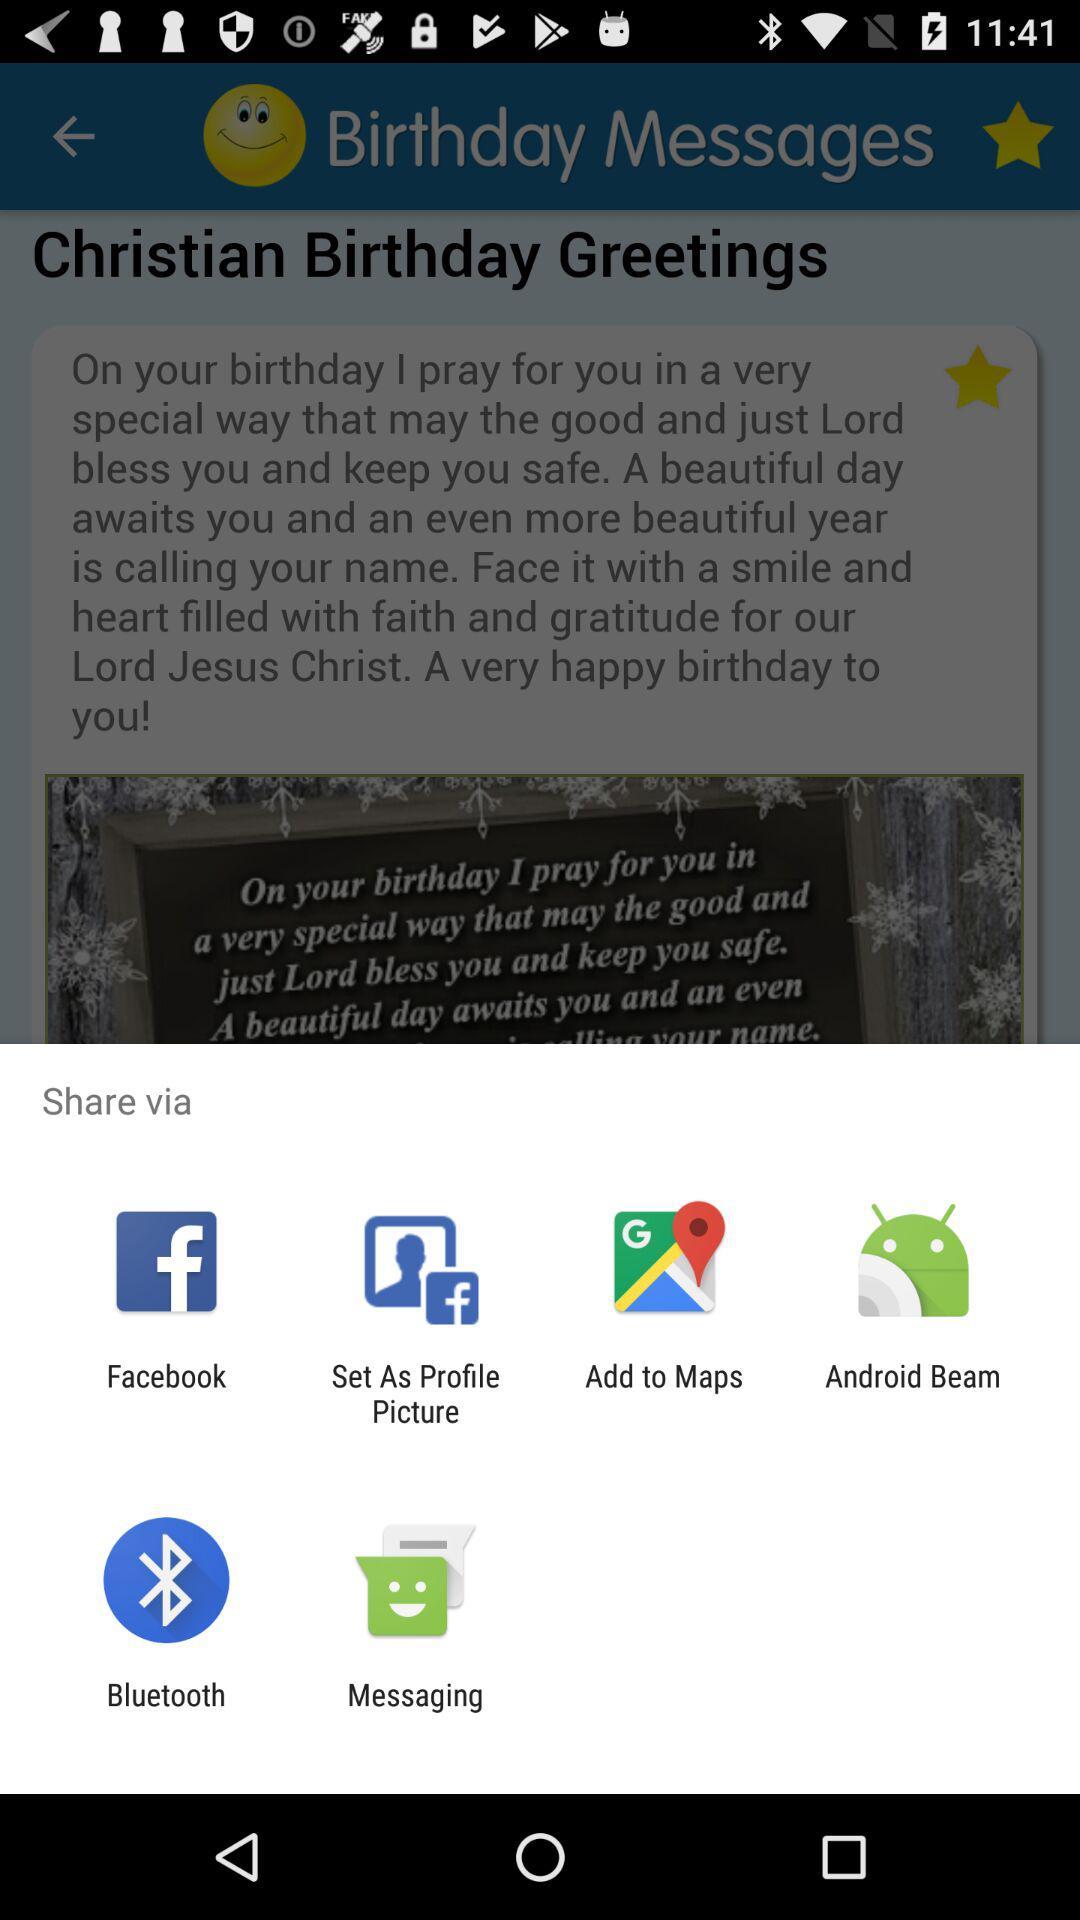 The height and width of the screenshot is (1920, 1080). I want to click on app next to add to maps app, so click(913, 1392).